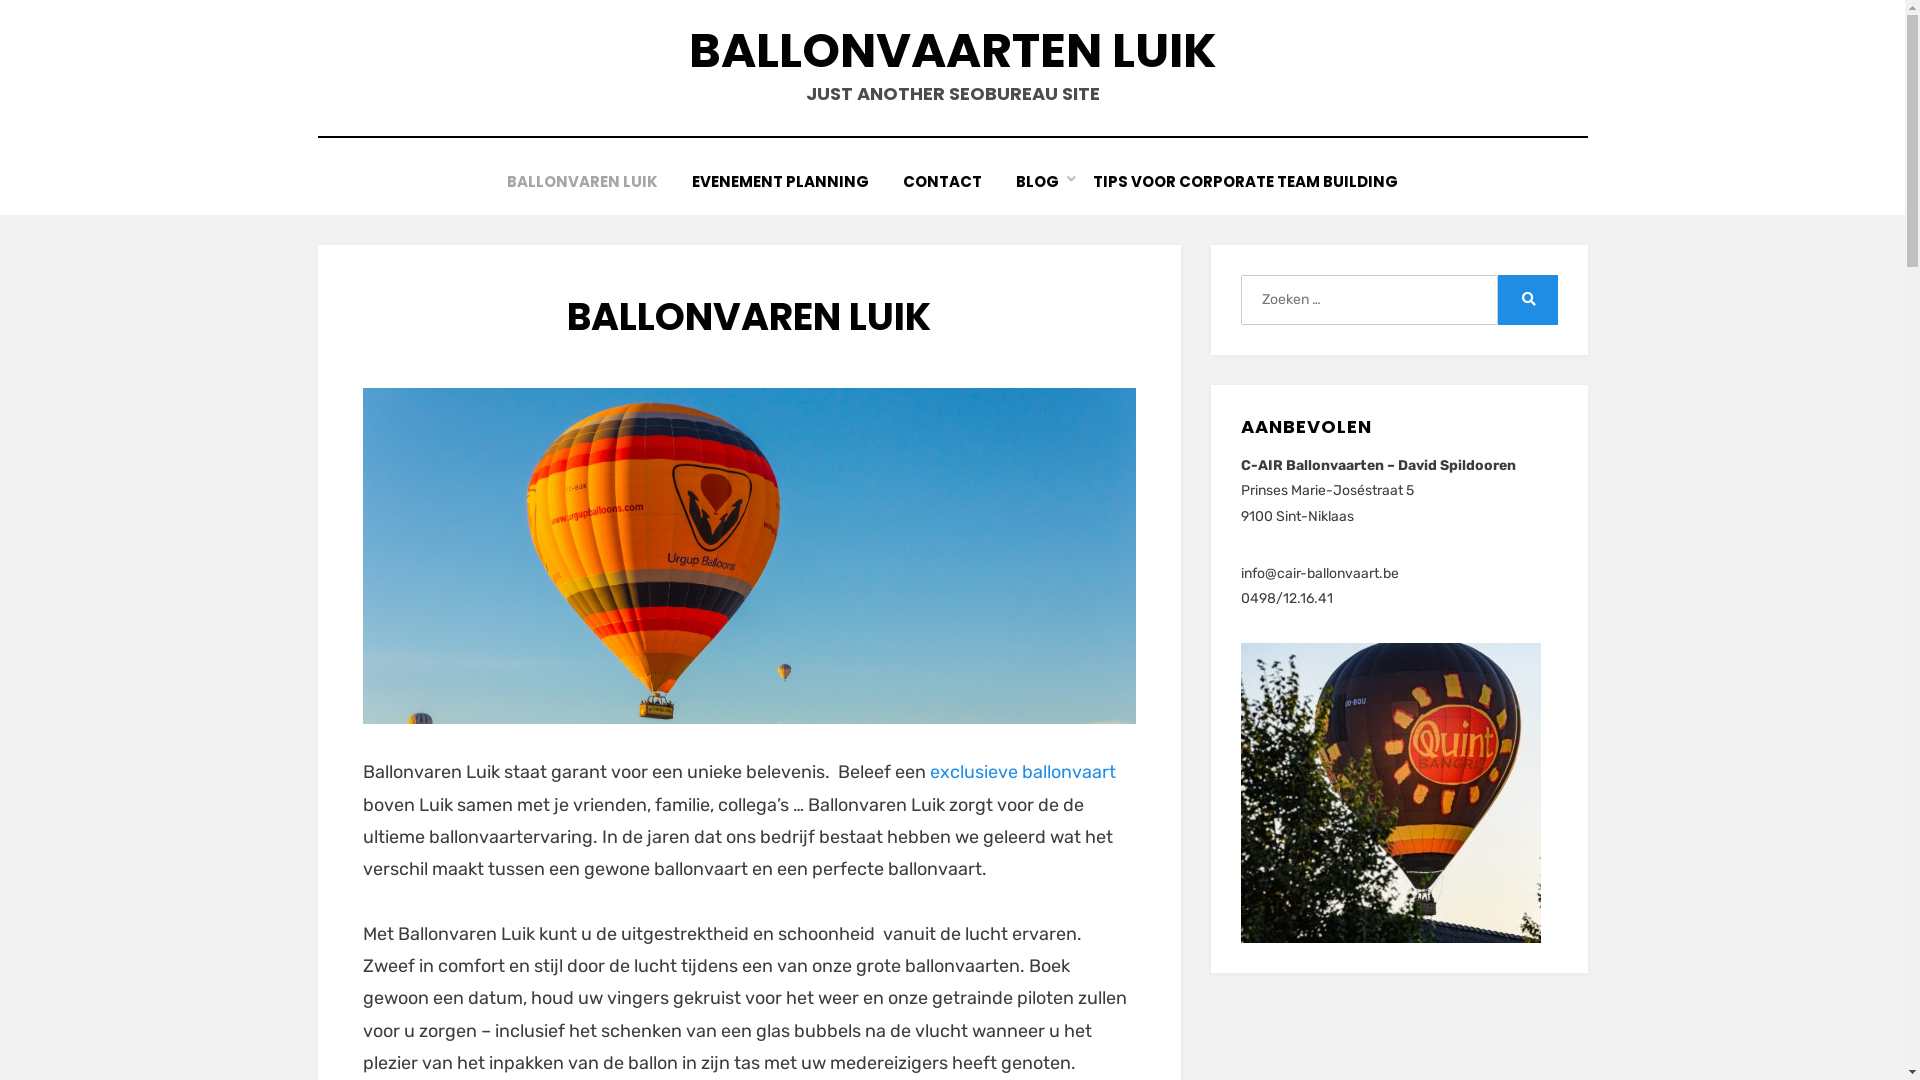  Describe the element at coordinates (1037, 181) in the screenshot. I see `'BLOG'` at that location.